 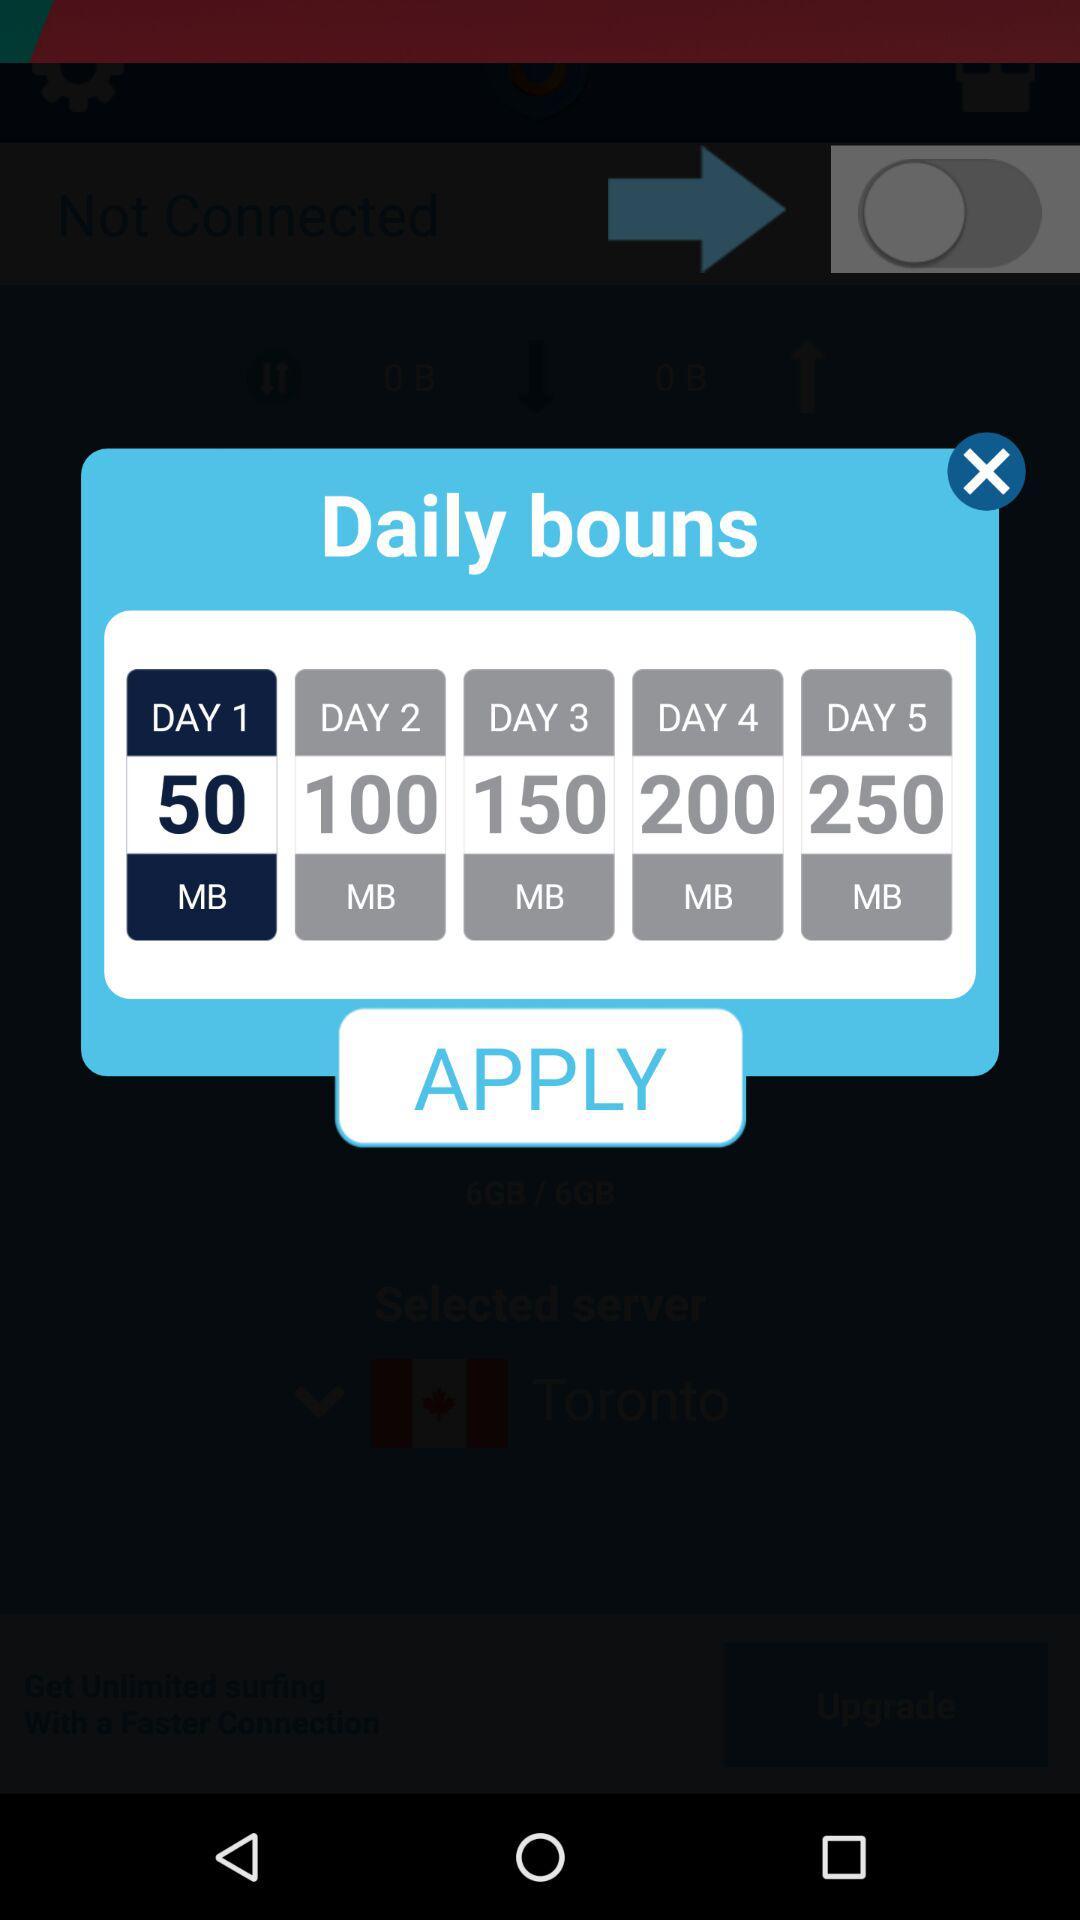 I want to click on window, so click(x=985, y=470).